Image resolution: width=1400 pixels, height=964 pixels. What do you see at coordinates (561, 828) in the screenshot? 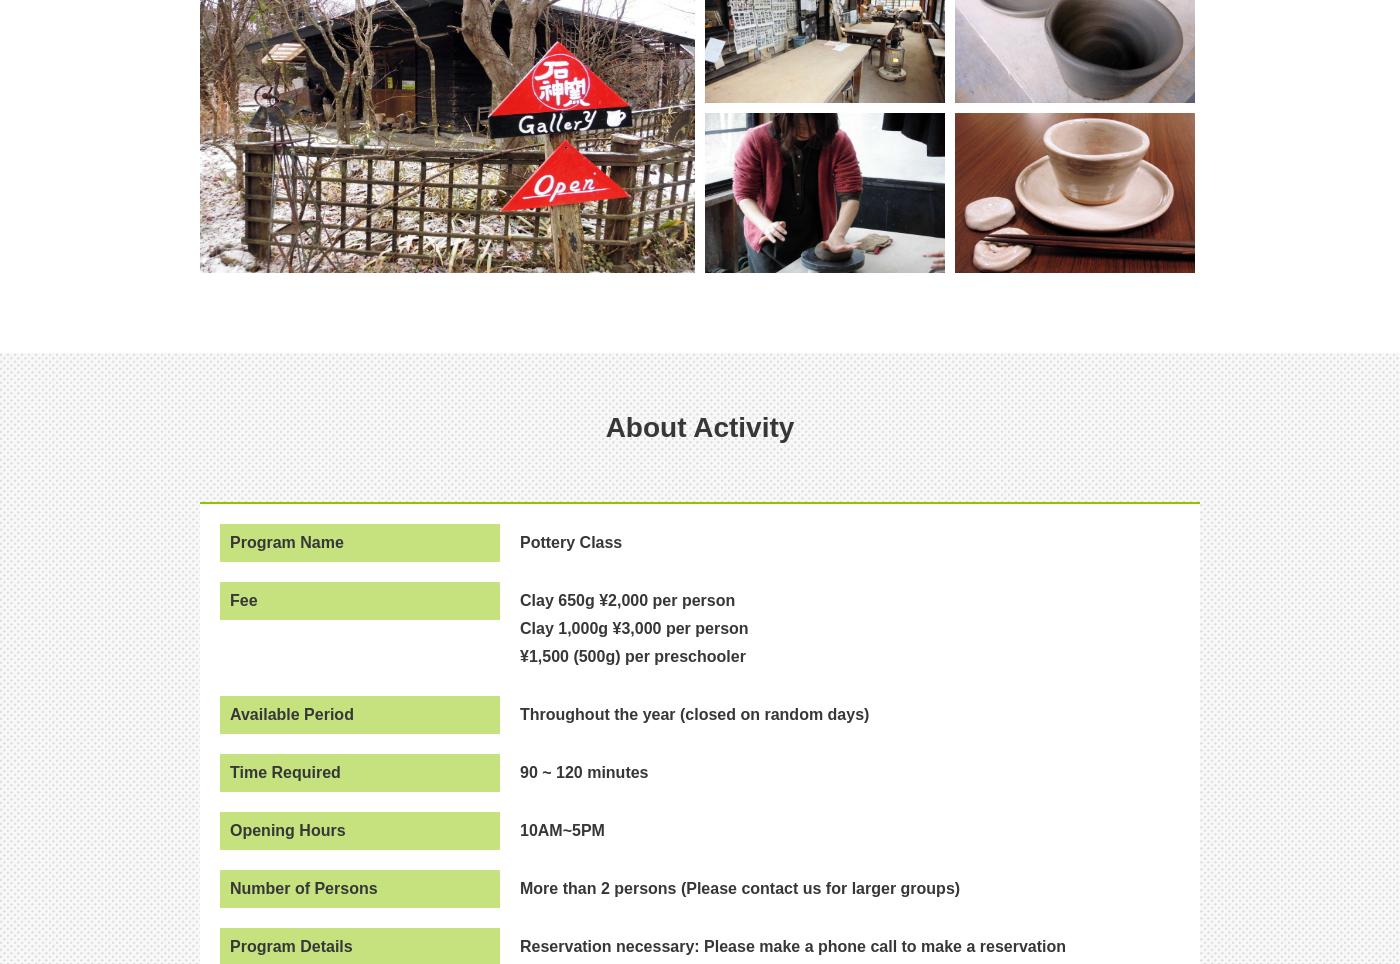
I see `'10AM~5PM'` at bounding box center [561, 828].